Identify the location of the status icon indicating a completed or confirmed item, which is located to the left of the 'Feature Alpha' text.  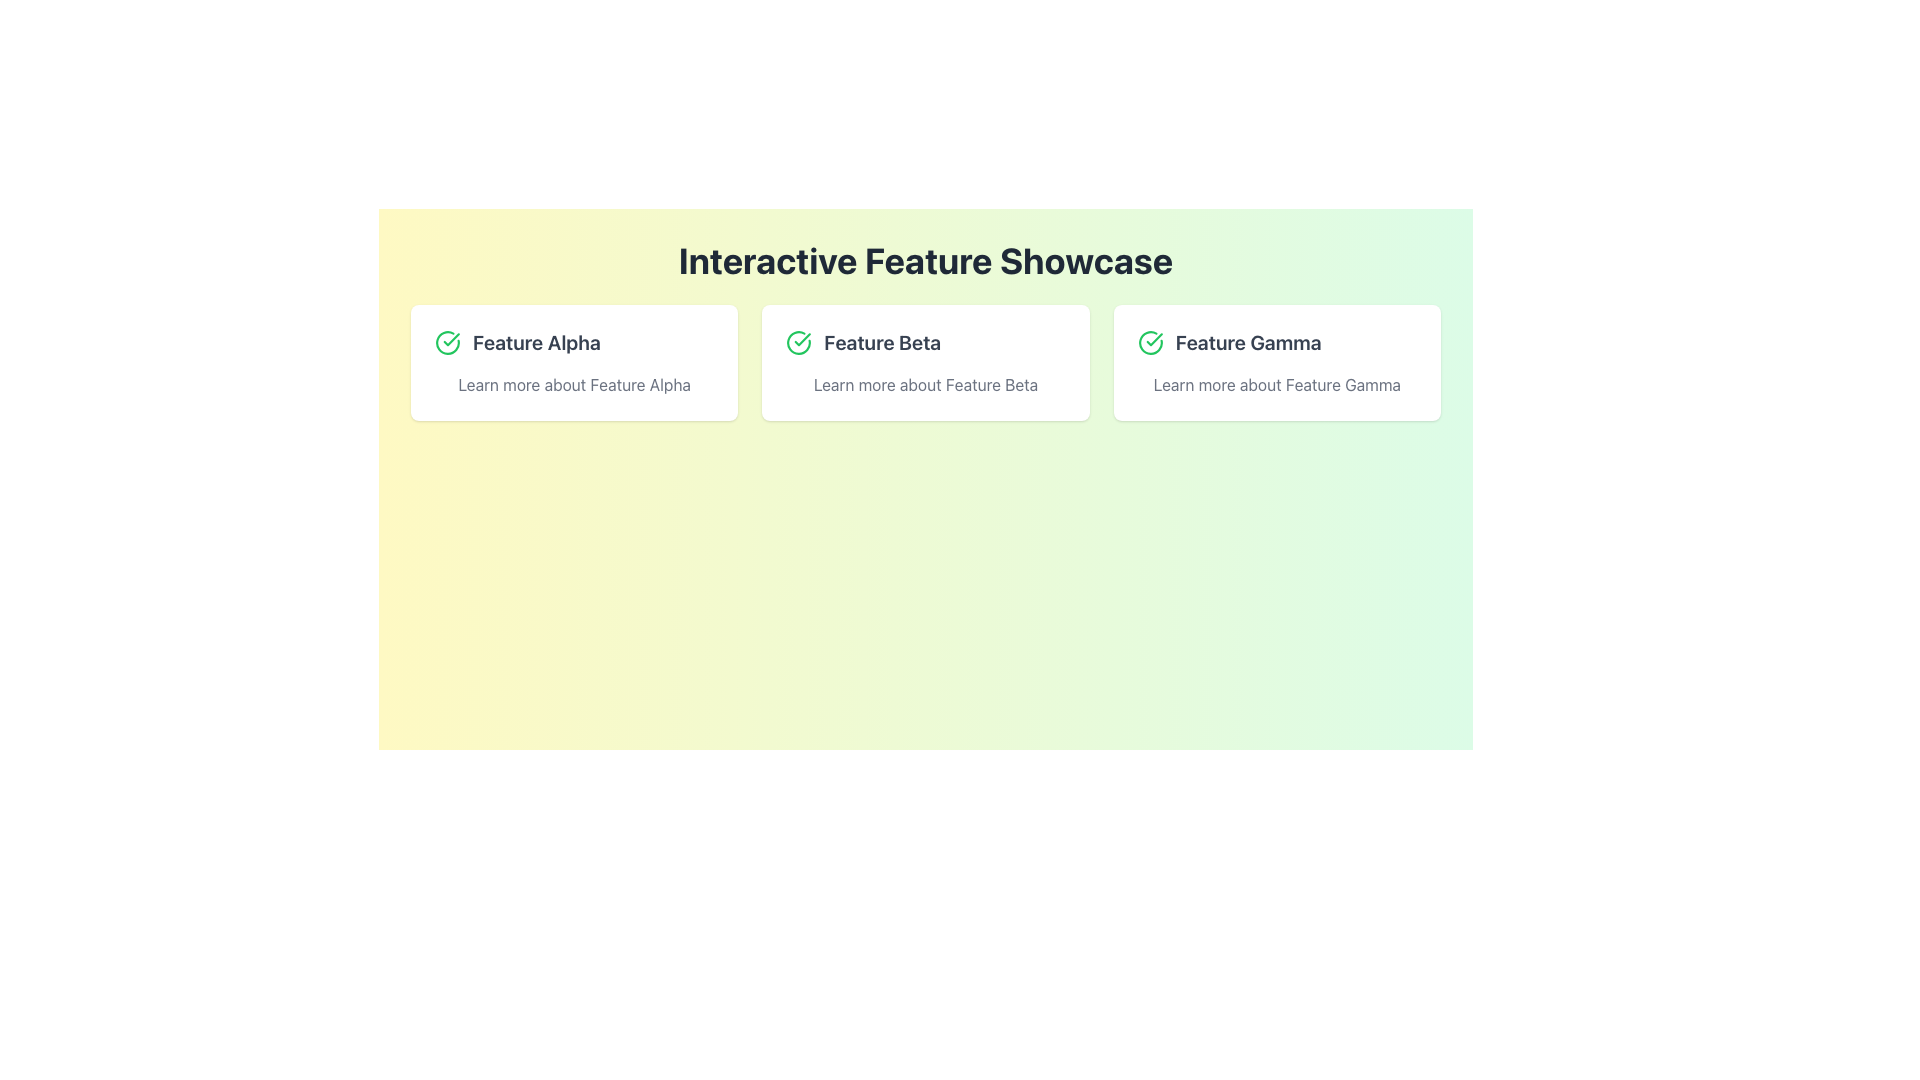
(446, 342).